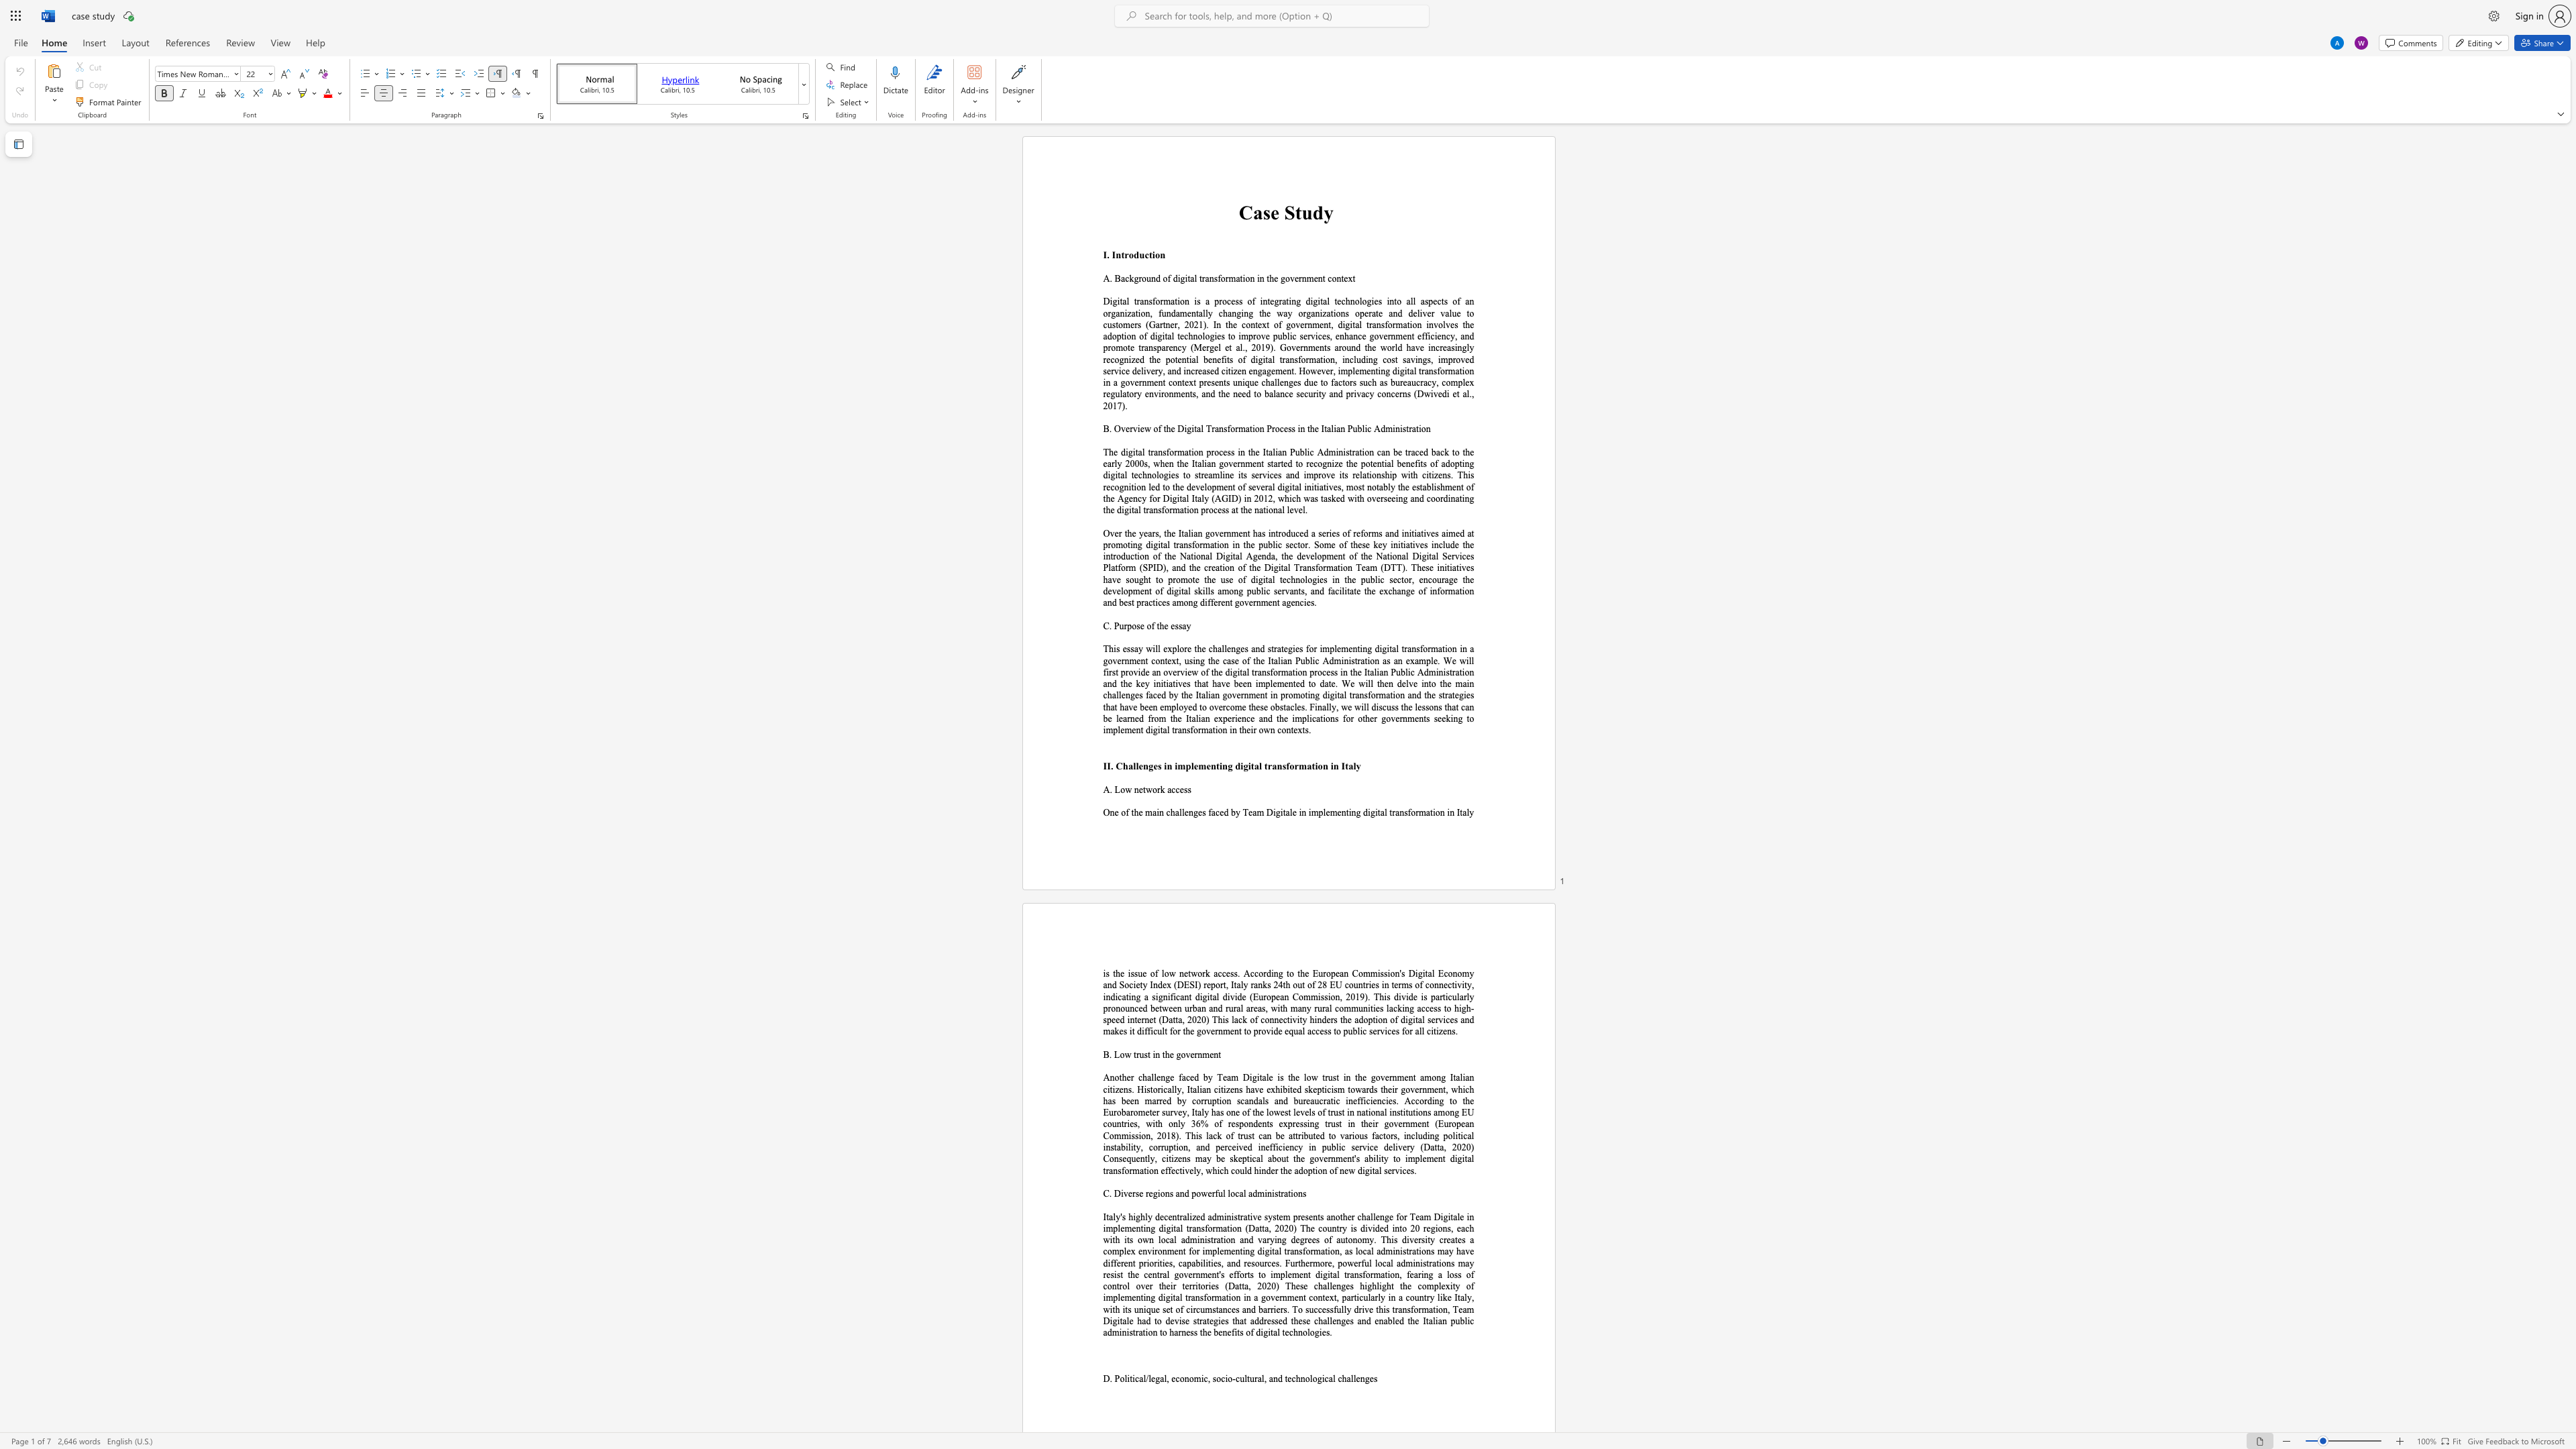  What do you see at coordinates (1275, 1146) in the screenshot?
I see `the subset text "iciency in public service delivery (Datta, 2020) Consequently, citizens may be skeptical abou" within the text "tributed to various factors, including political instability, corruption, and perceived inefficiency in public service delivery (Datta, 2020) Consequently, citizens may be skeptical about the government"` at bounding box center [1275, 1146].